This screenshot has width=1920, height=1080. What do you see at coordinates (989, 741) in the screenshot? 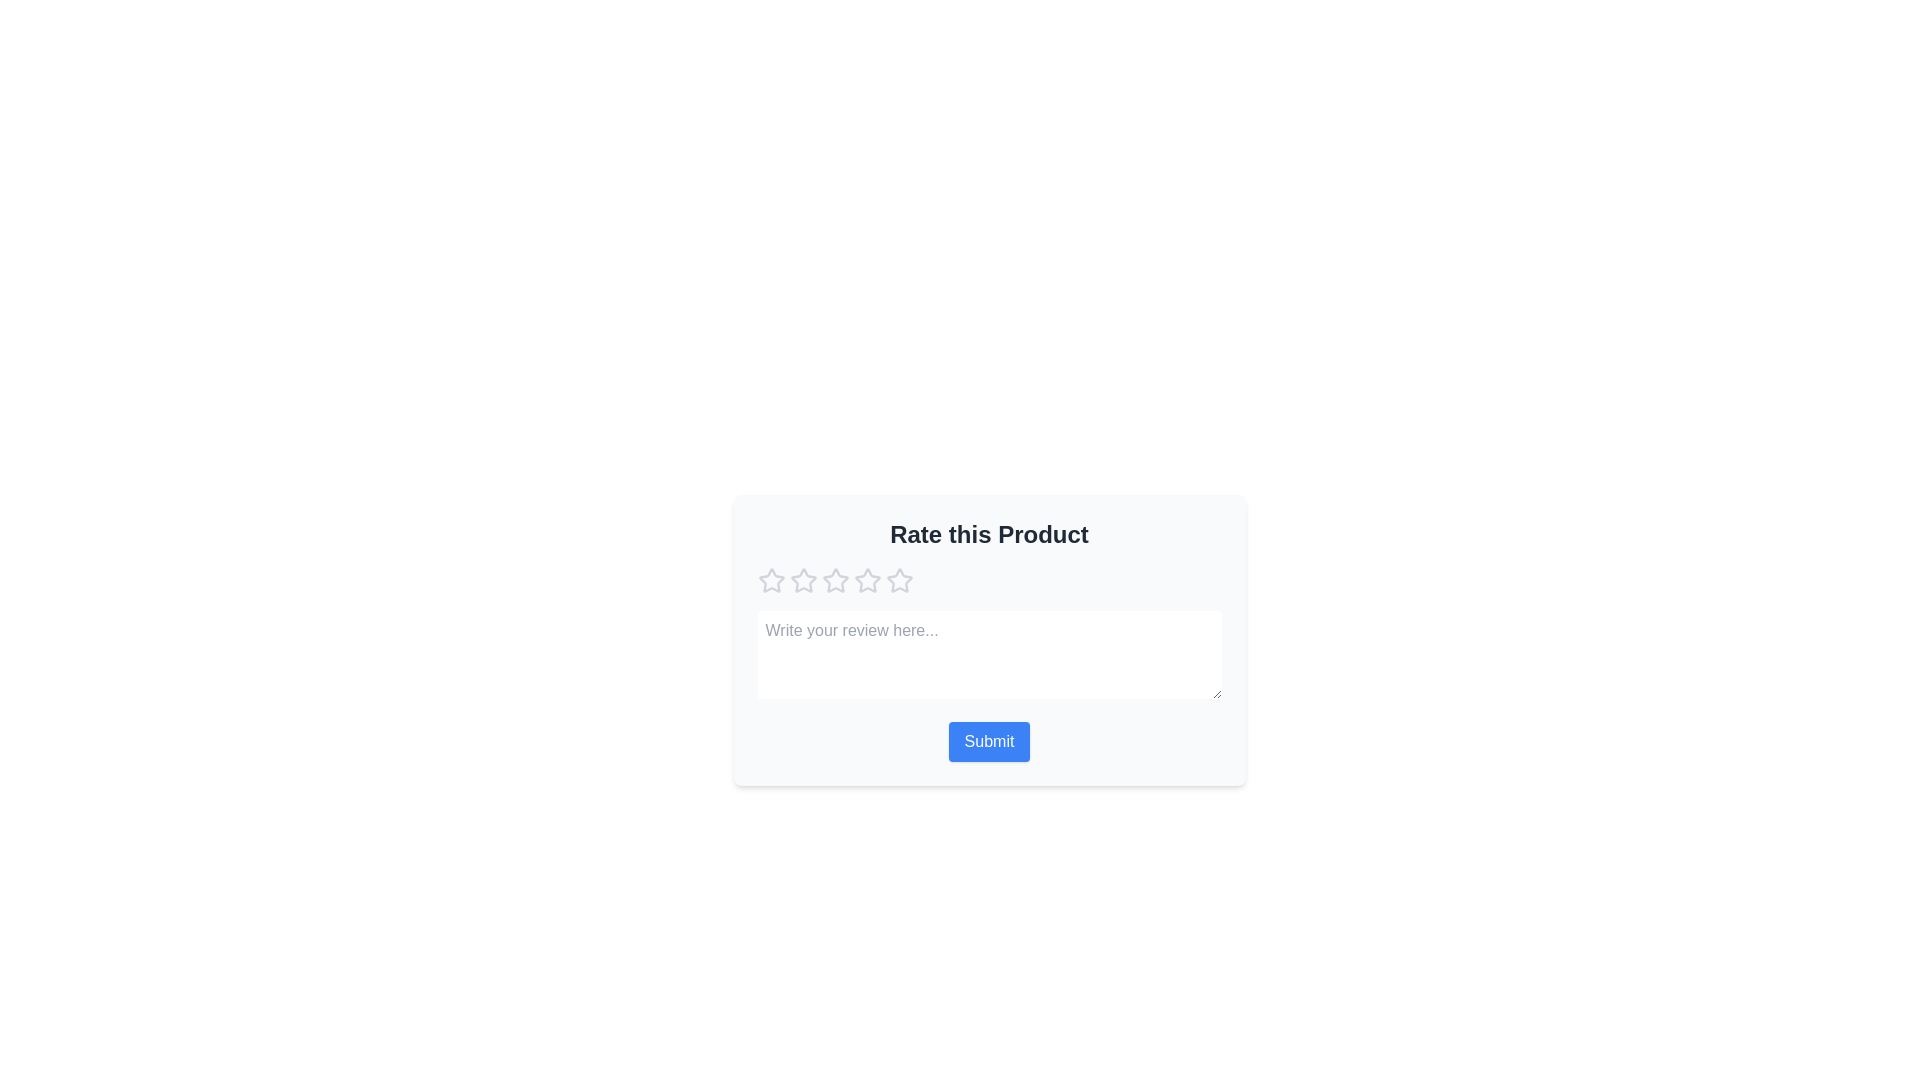
I see `the Submit button to submit the rating and review` at bounding box center [989, 741].